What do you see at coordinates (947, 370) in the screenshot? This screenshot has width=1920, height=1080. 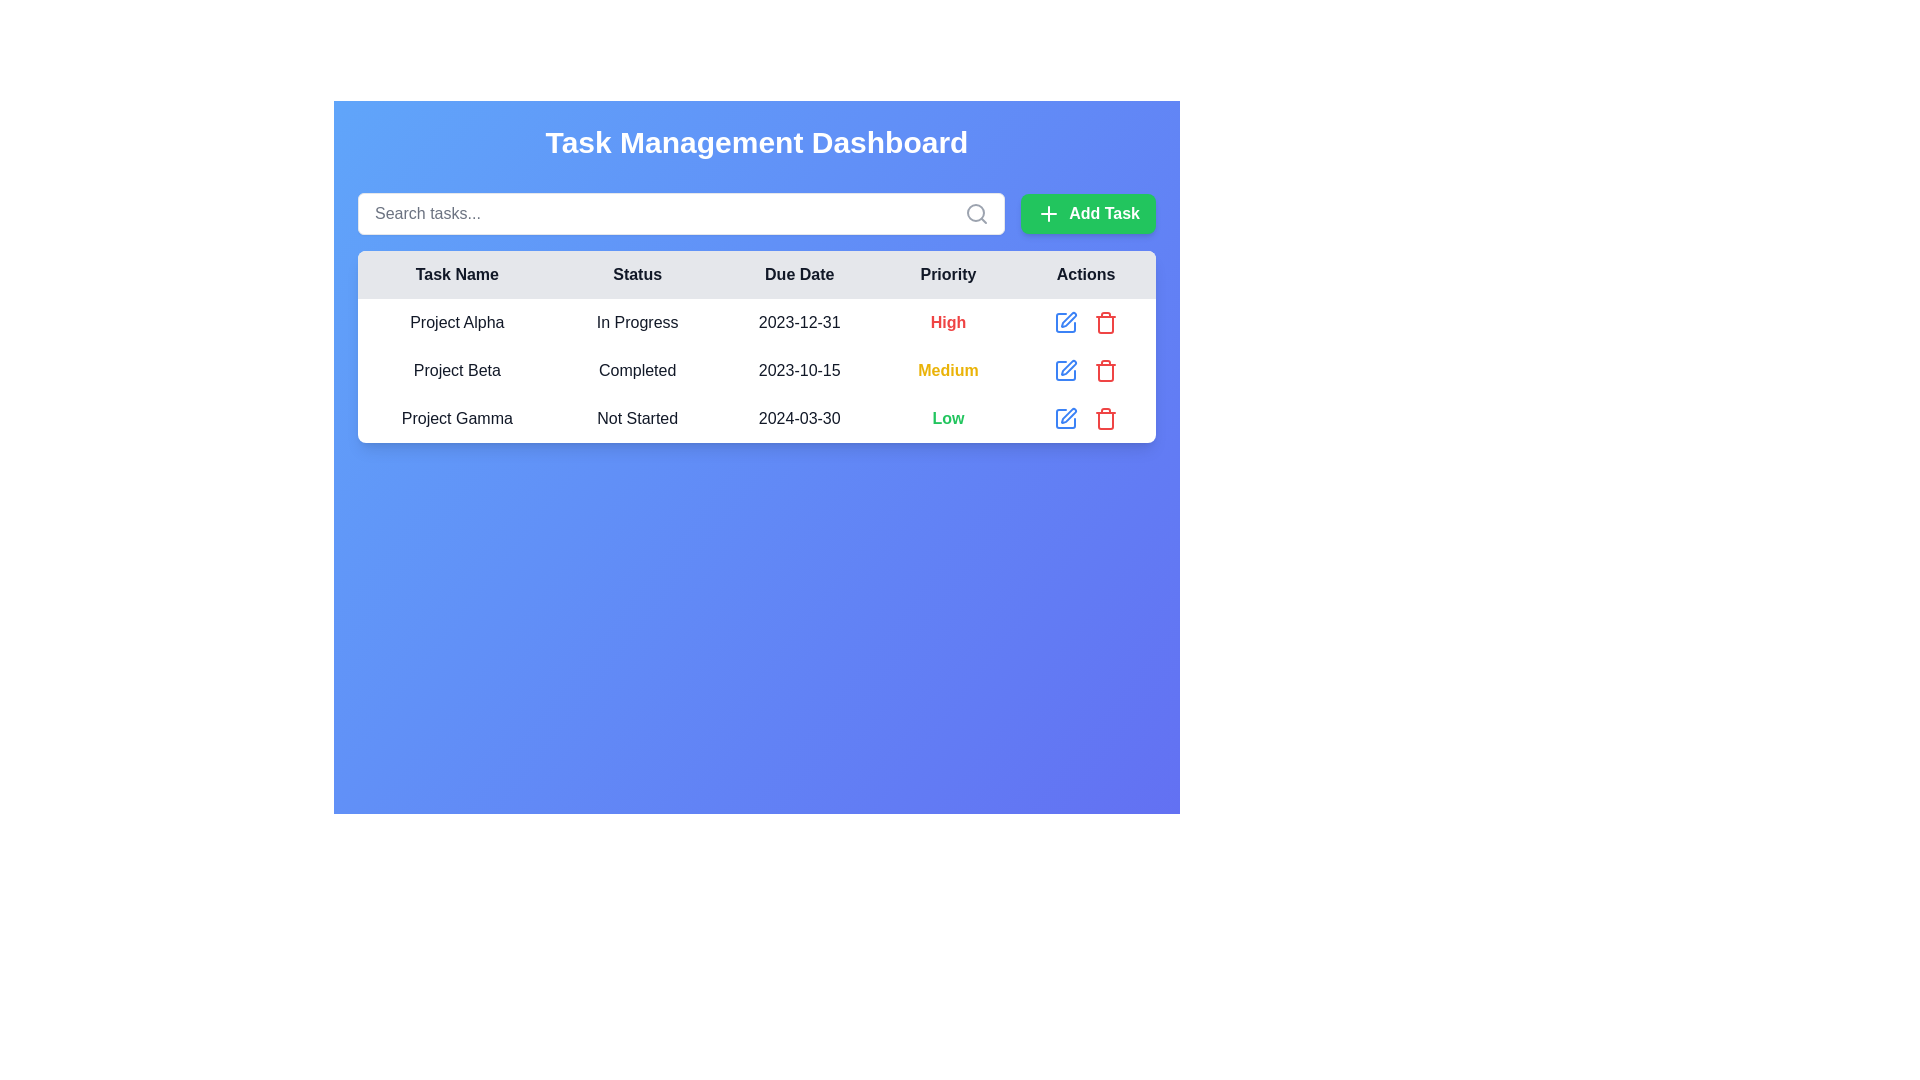 I see `the static text element labeled 'Medium' in the fourth column of the second row of the task table for 'Project Beta'` at bounding box center [947, 370].